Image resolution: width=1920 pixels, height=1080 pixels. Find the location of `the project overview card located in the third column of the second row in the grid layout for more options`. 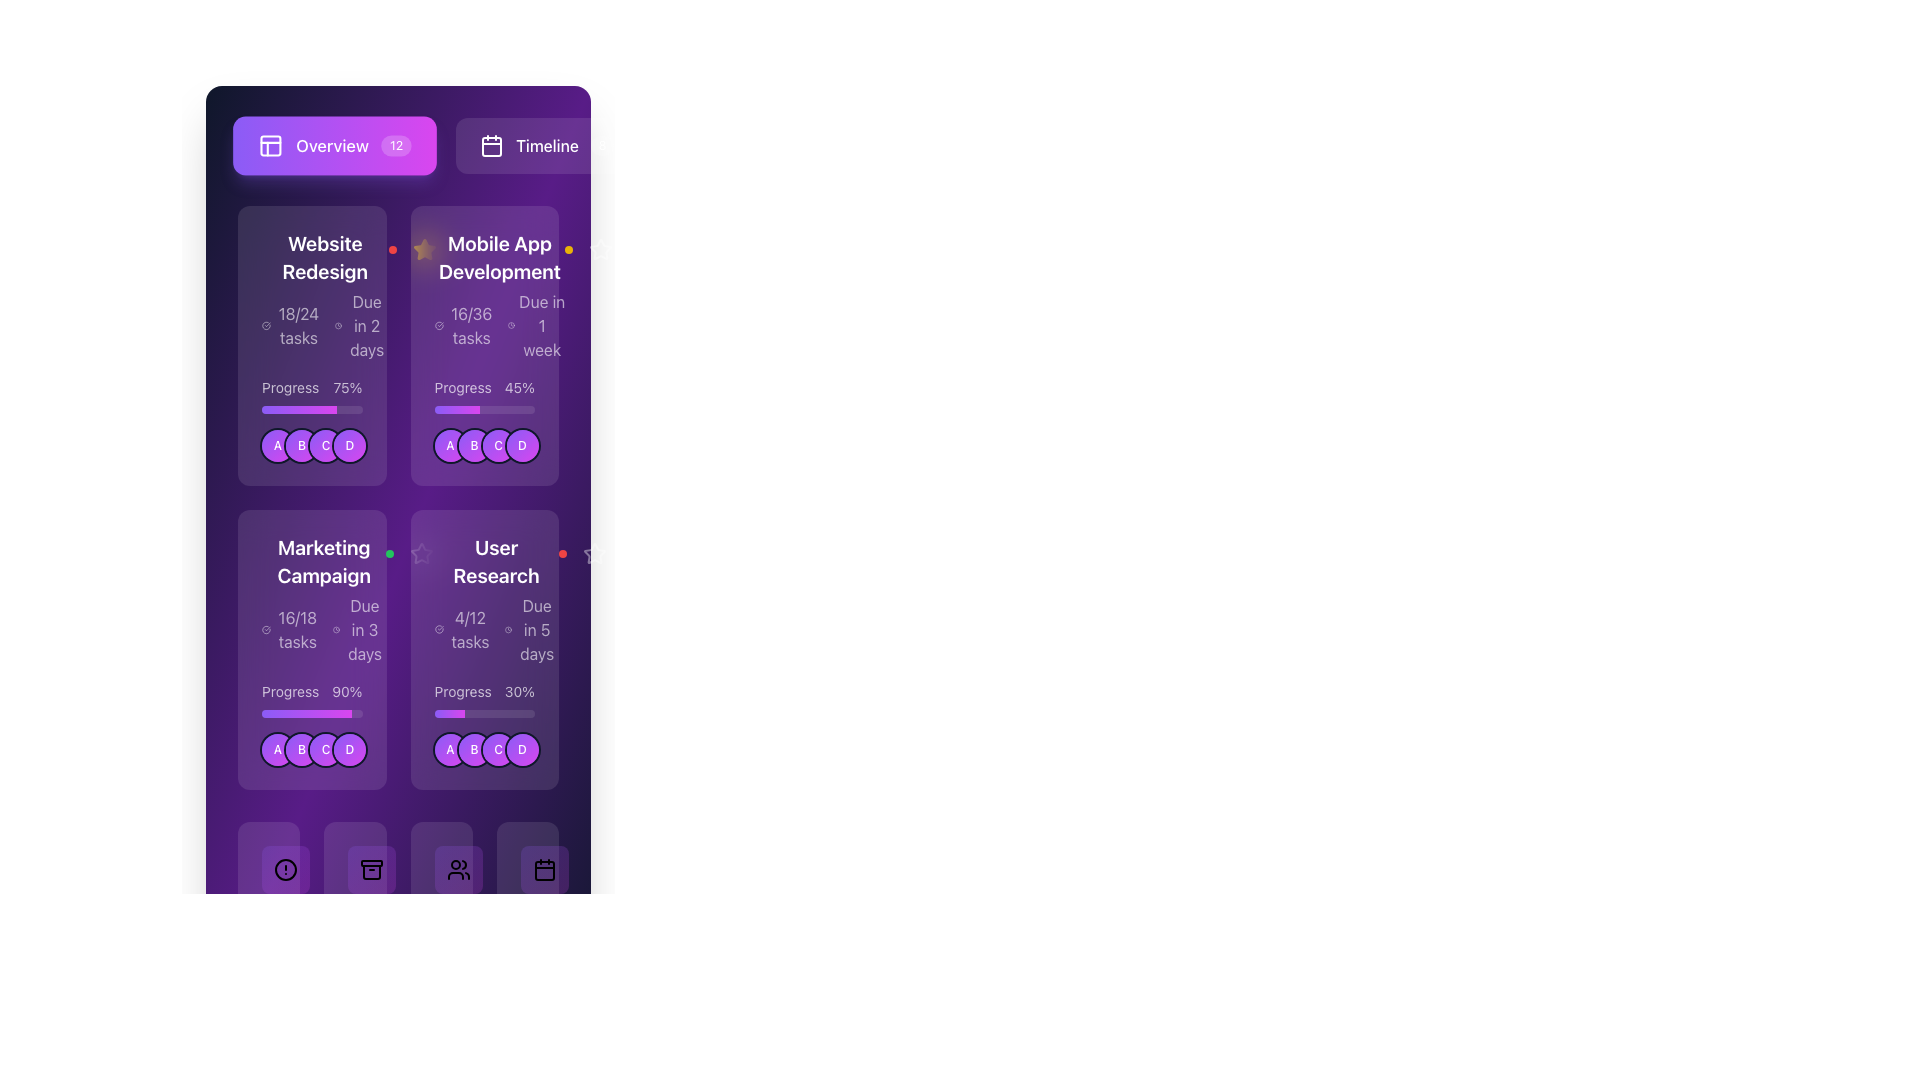

the project overview card located in the third column of the second row in the grid layout for more options is located at coordinates (484, 599).